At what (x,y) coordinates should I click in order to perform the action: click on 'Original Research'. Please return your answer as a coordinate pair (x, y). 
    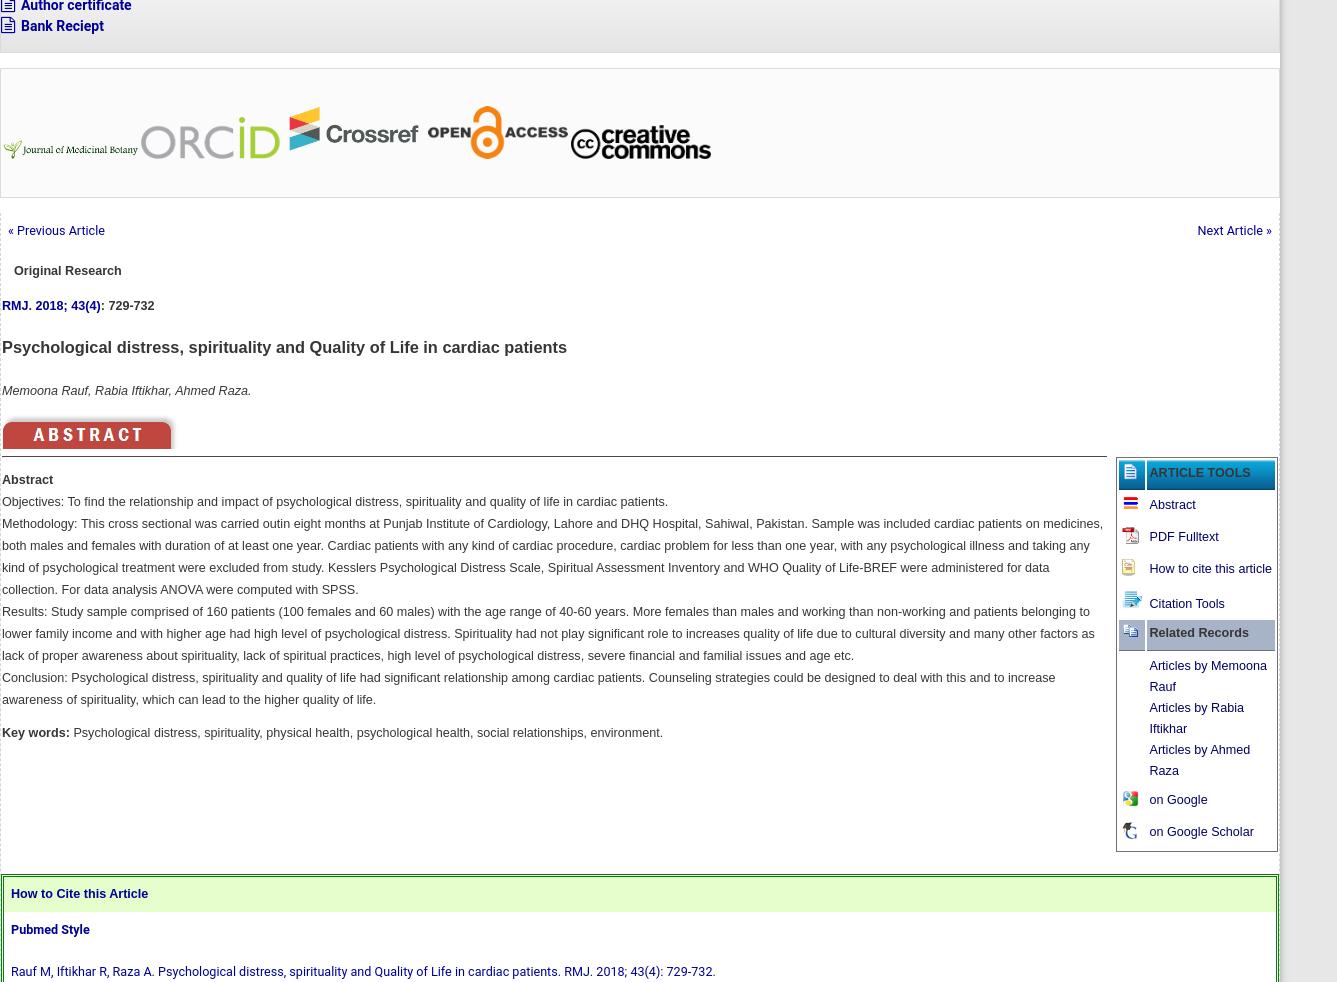
    Looking at the image, I should click on (67, 269).